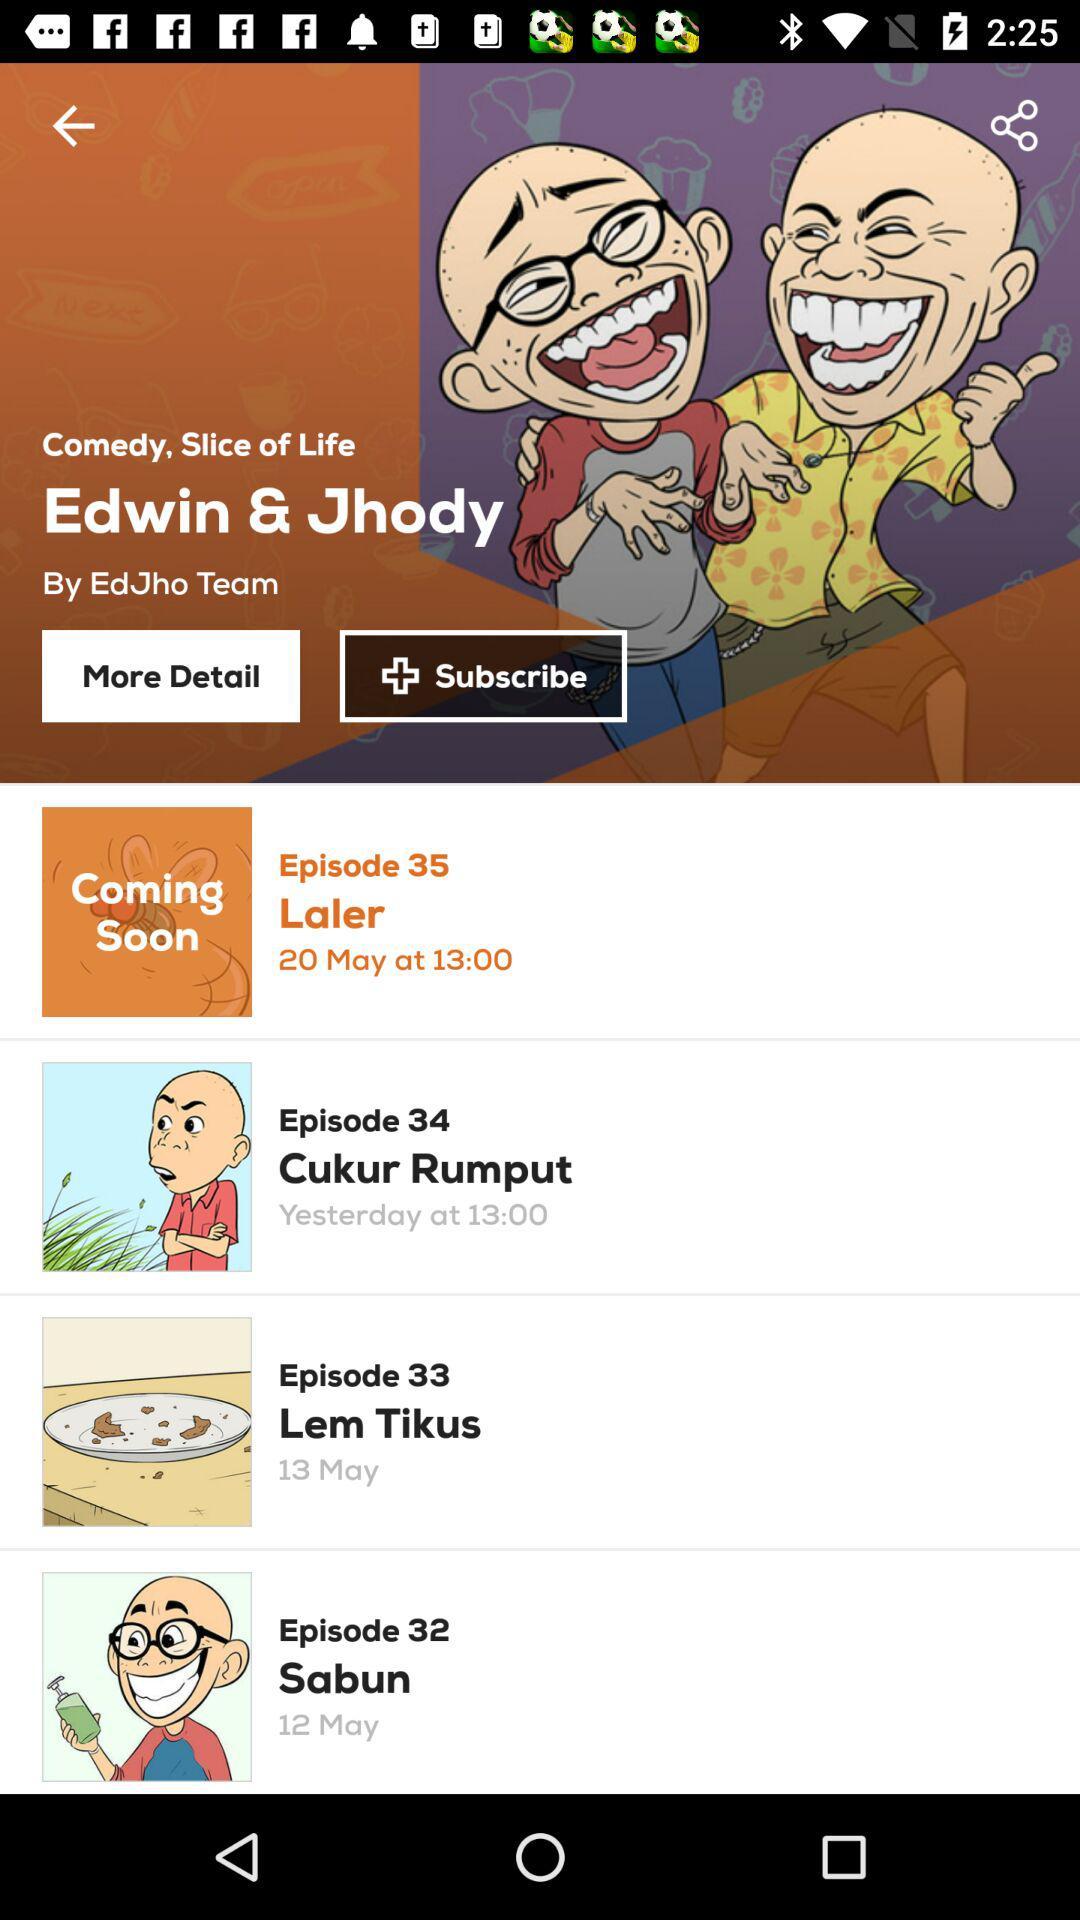 This screenshot has width=1080, height=1920. What do you see at coordinates (483, 676) in the screenshot?
I see `subscribe icon` at bounding box center [483, 676].